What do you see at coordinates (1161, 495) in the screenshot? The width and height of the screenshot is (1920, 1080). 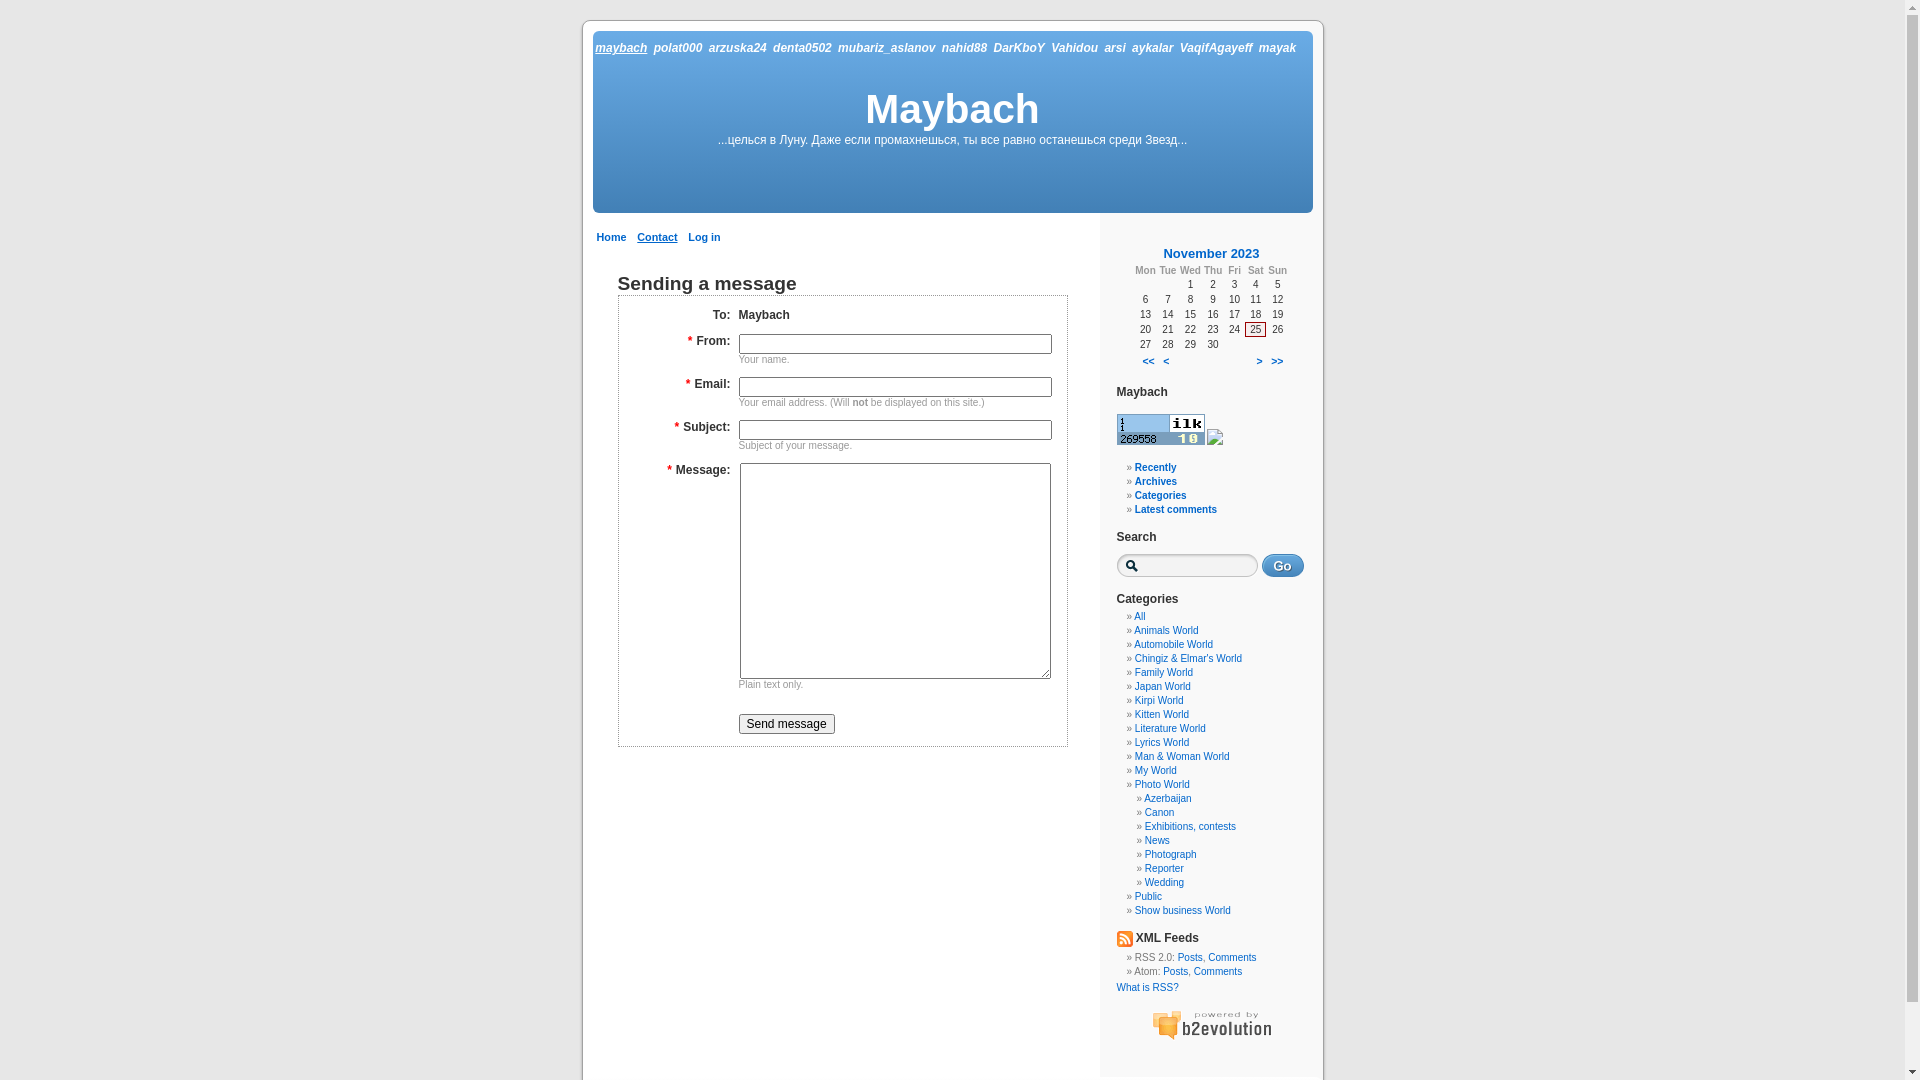 I see `'Categories'` at bounding box center [1161, 495].